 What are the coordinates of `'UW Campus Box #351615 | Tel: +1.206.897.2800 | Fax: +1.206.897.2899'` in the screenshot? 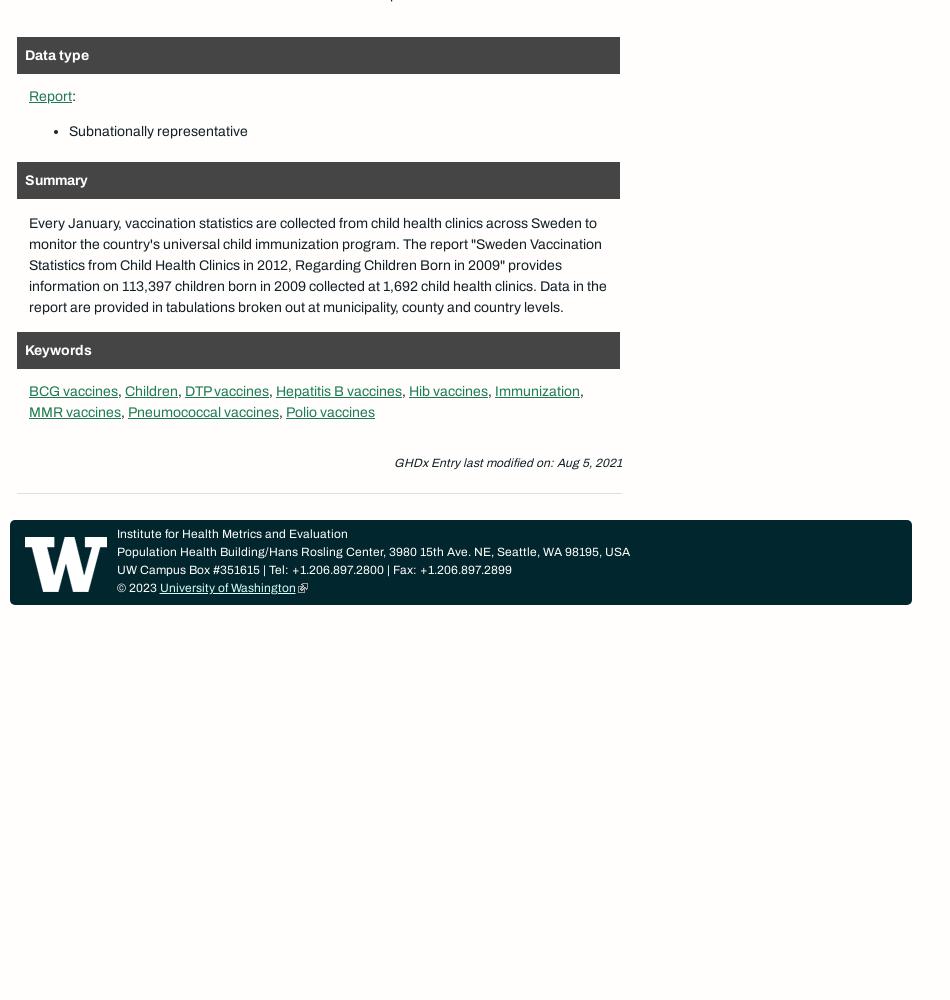 It's located at (312, 569).